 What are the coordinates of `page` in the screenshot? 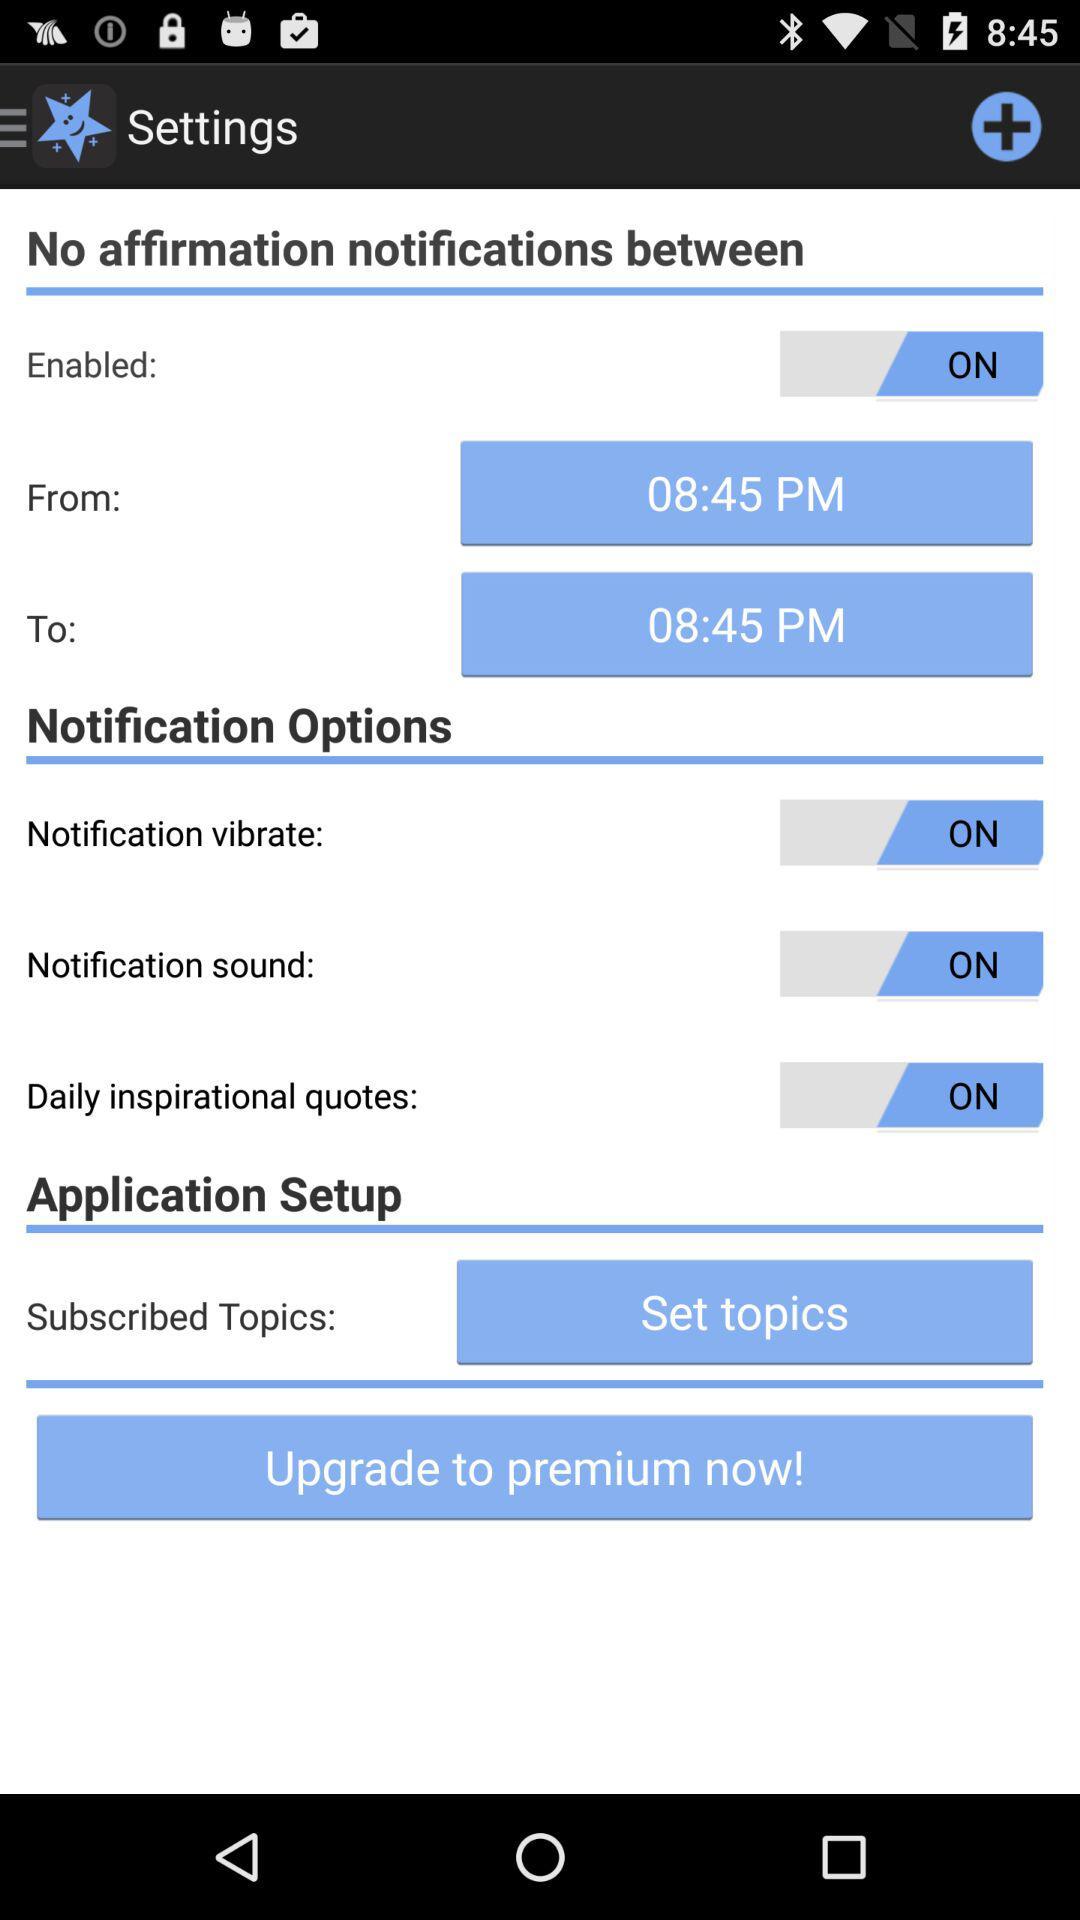 It's located at (1006, 124).